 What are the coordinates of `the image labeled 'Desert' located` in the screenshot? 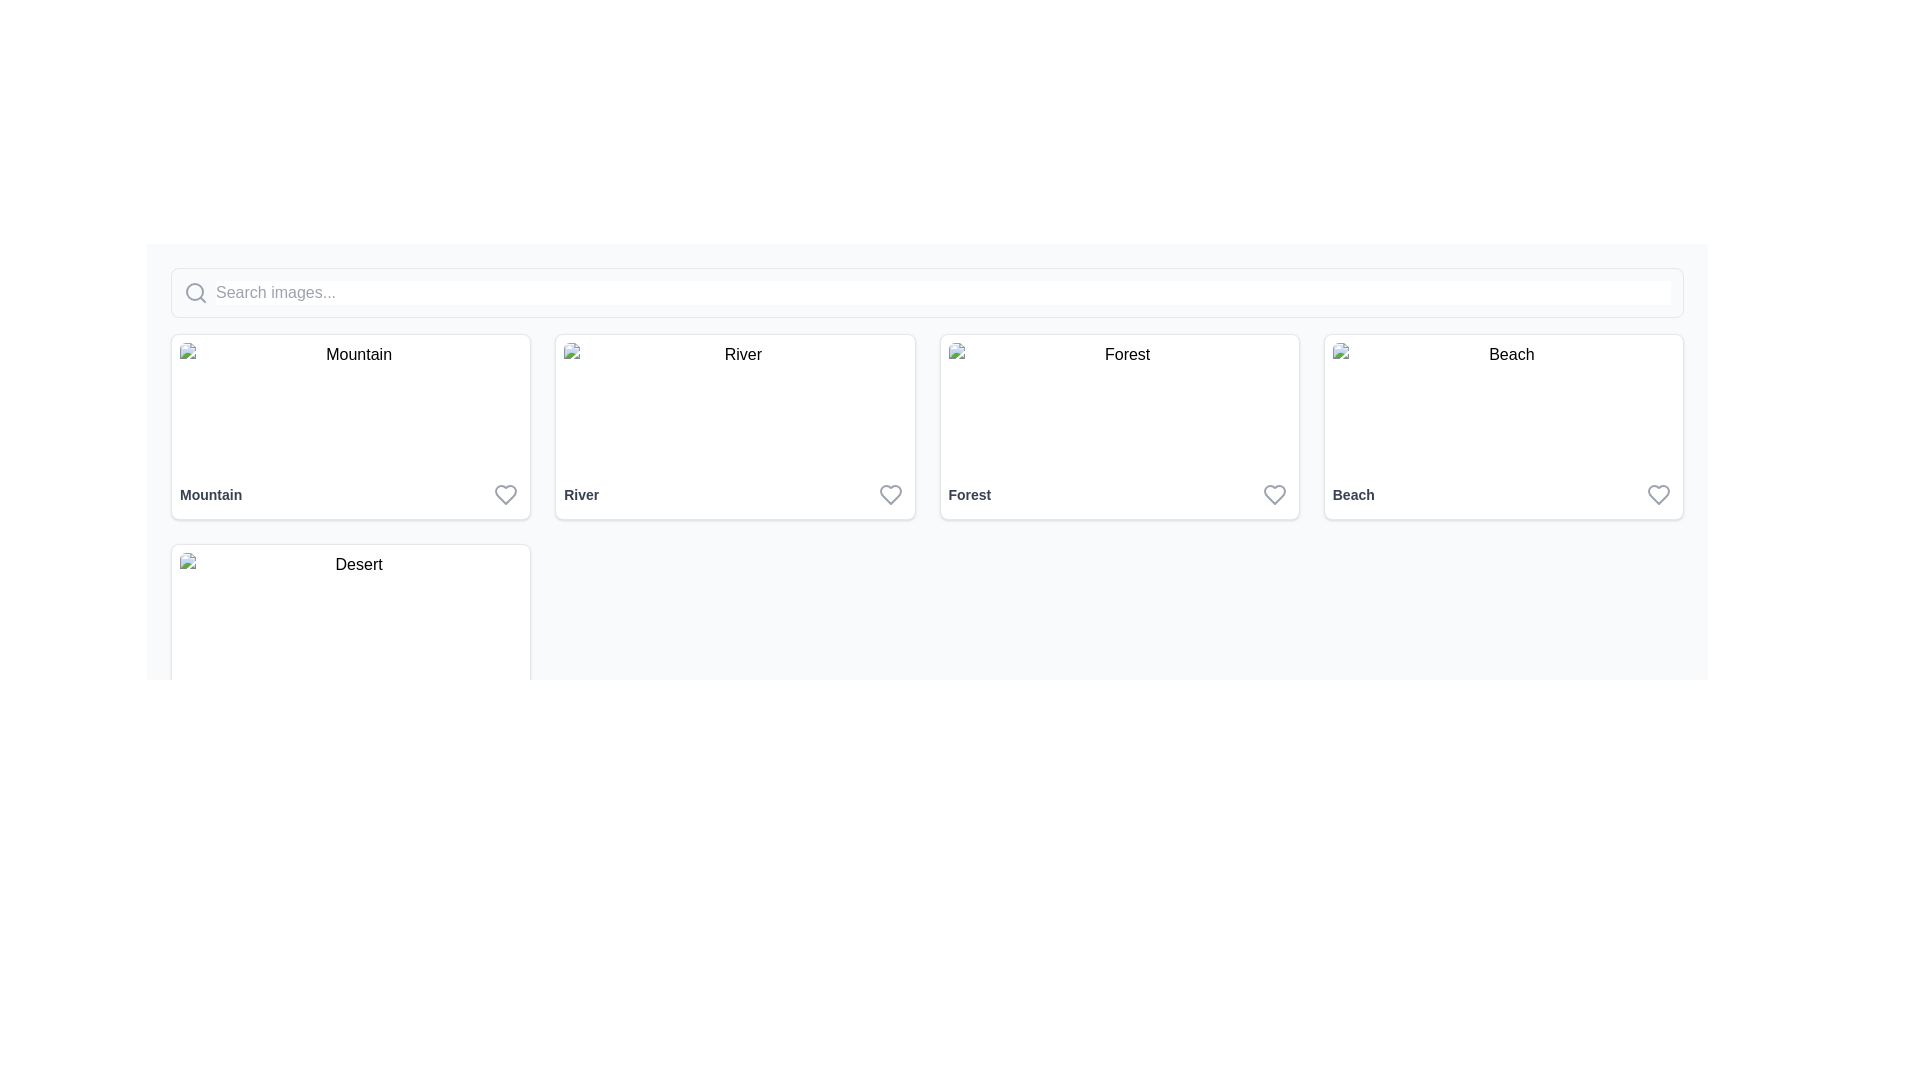 It's located at (351, 616).